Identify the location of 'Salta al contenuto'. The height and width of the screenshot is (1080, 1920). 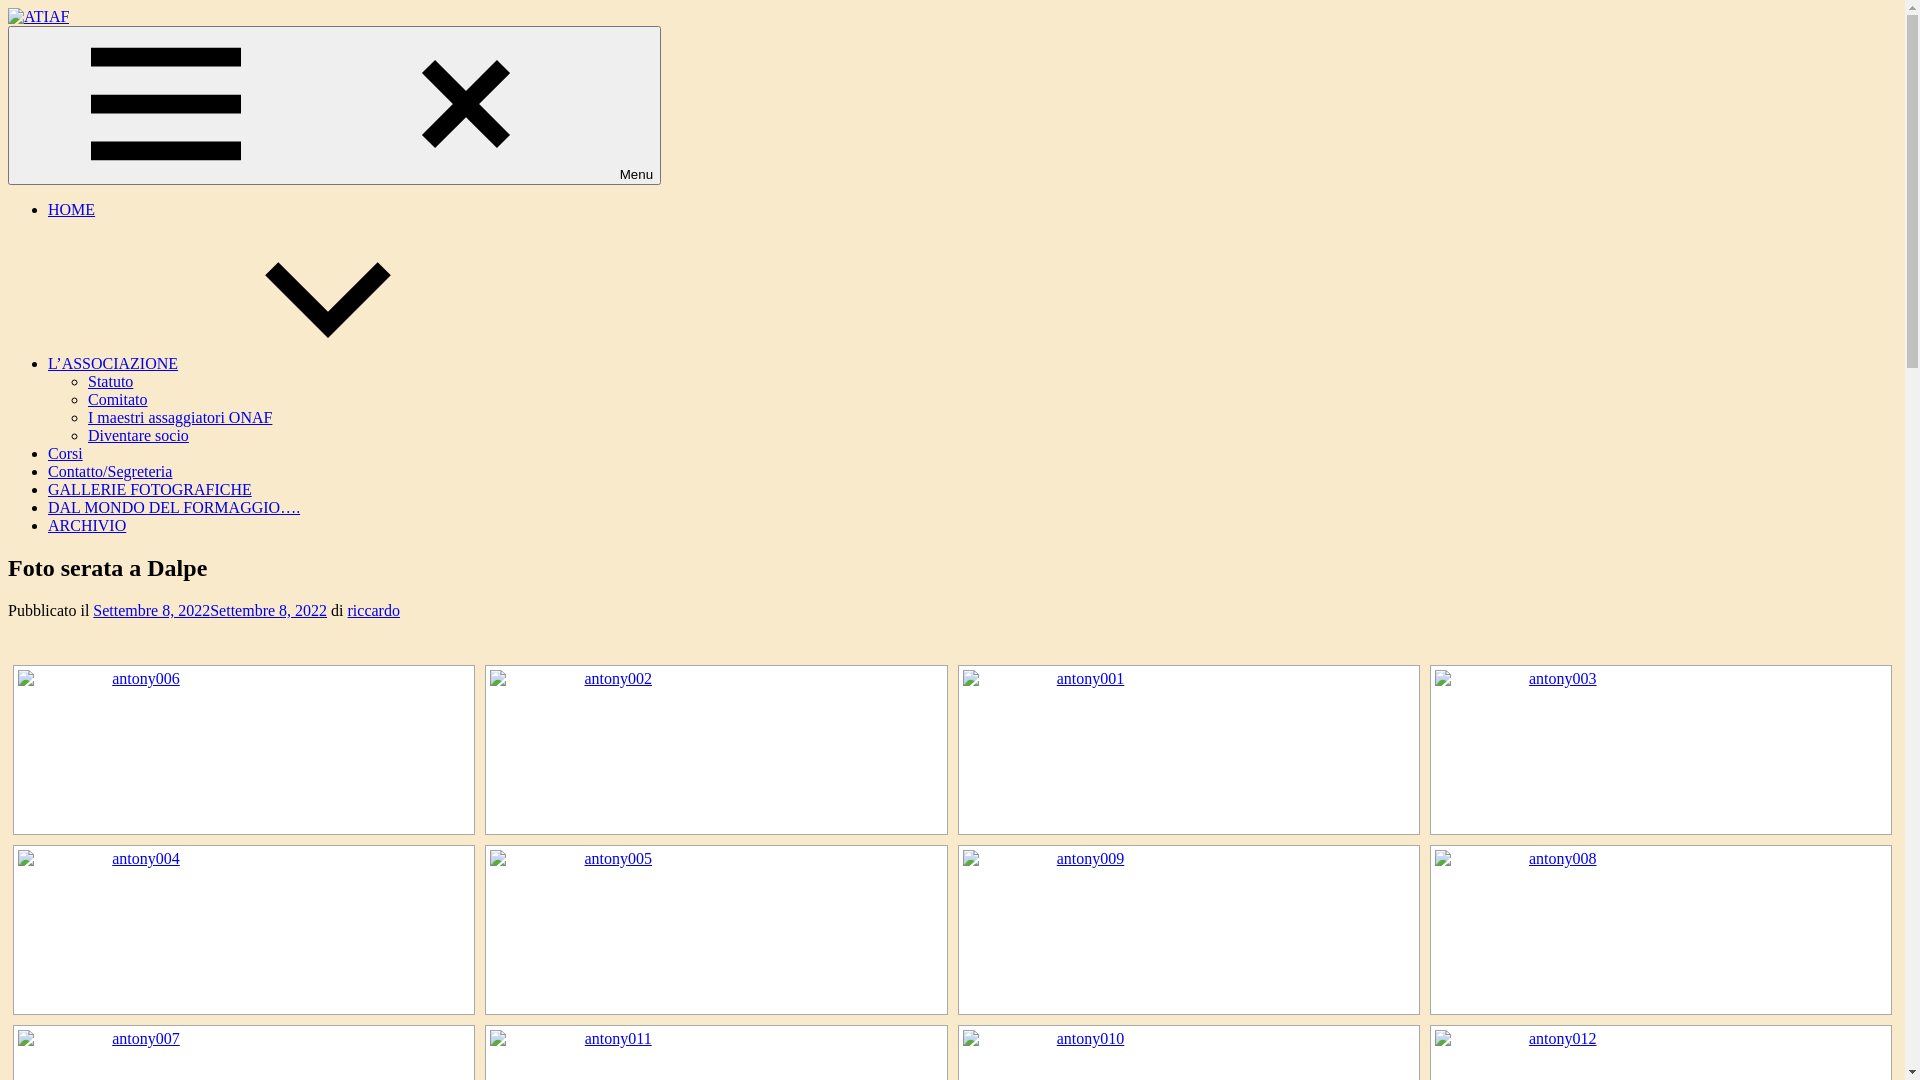
(7, 7).